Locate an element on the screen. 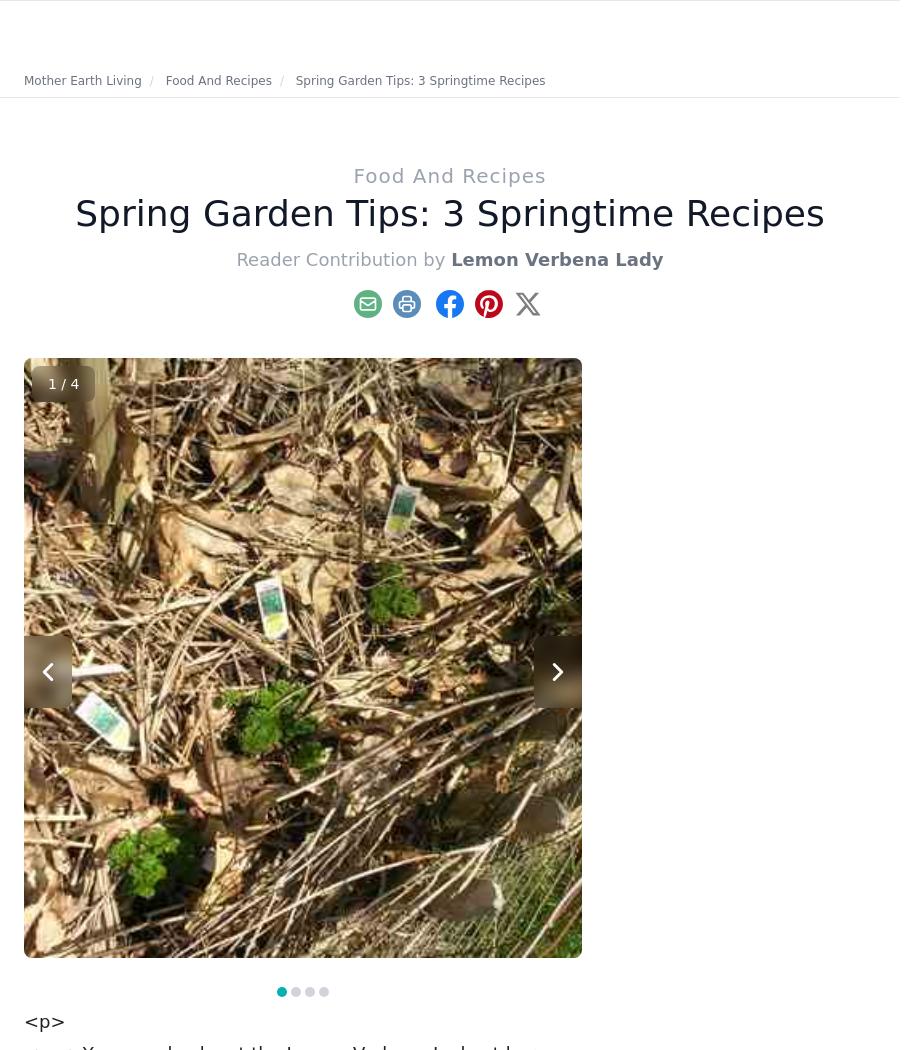 This screenshot has width=906, height=1050. 'Popular Now' is located at coordinates (692, 379).